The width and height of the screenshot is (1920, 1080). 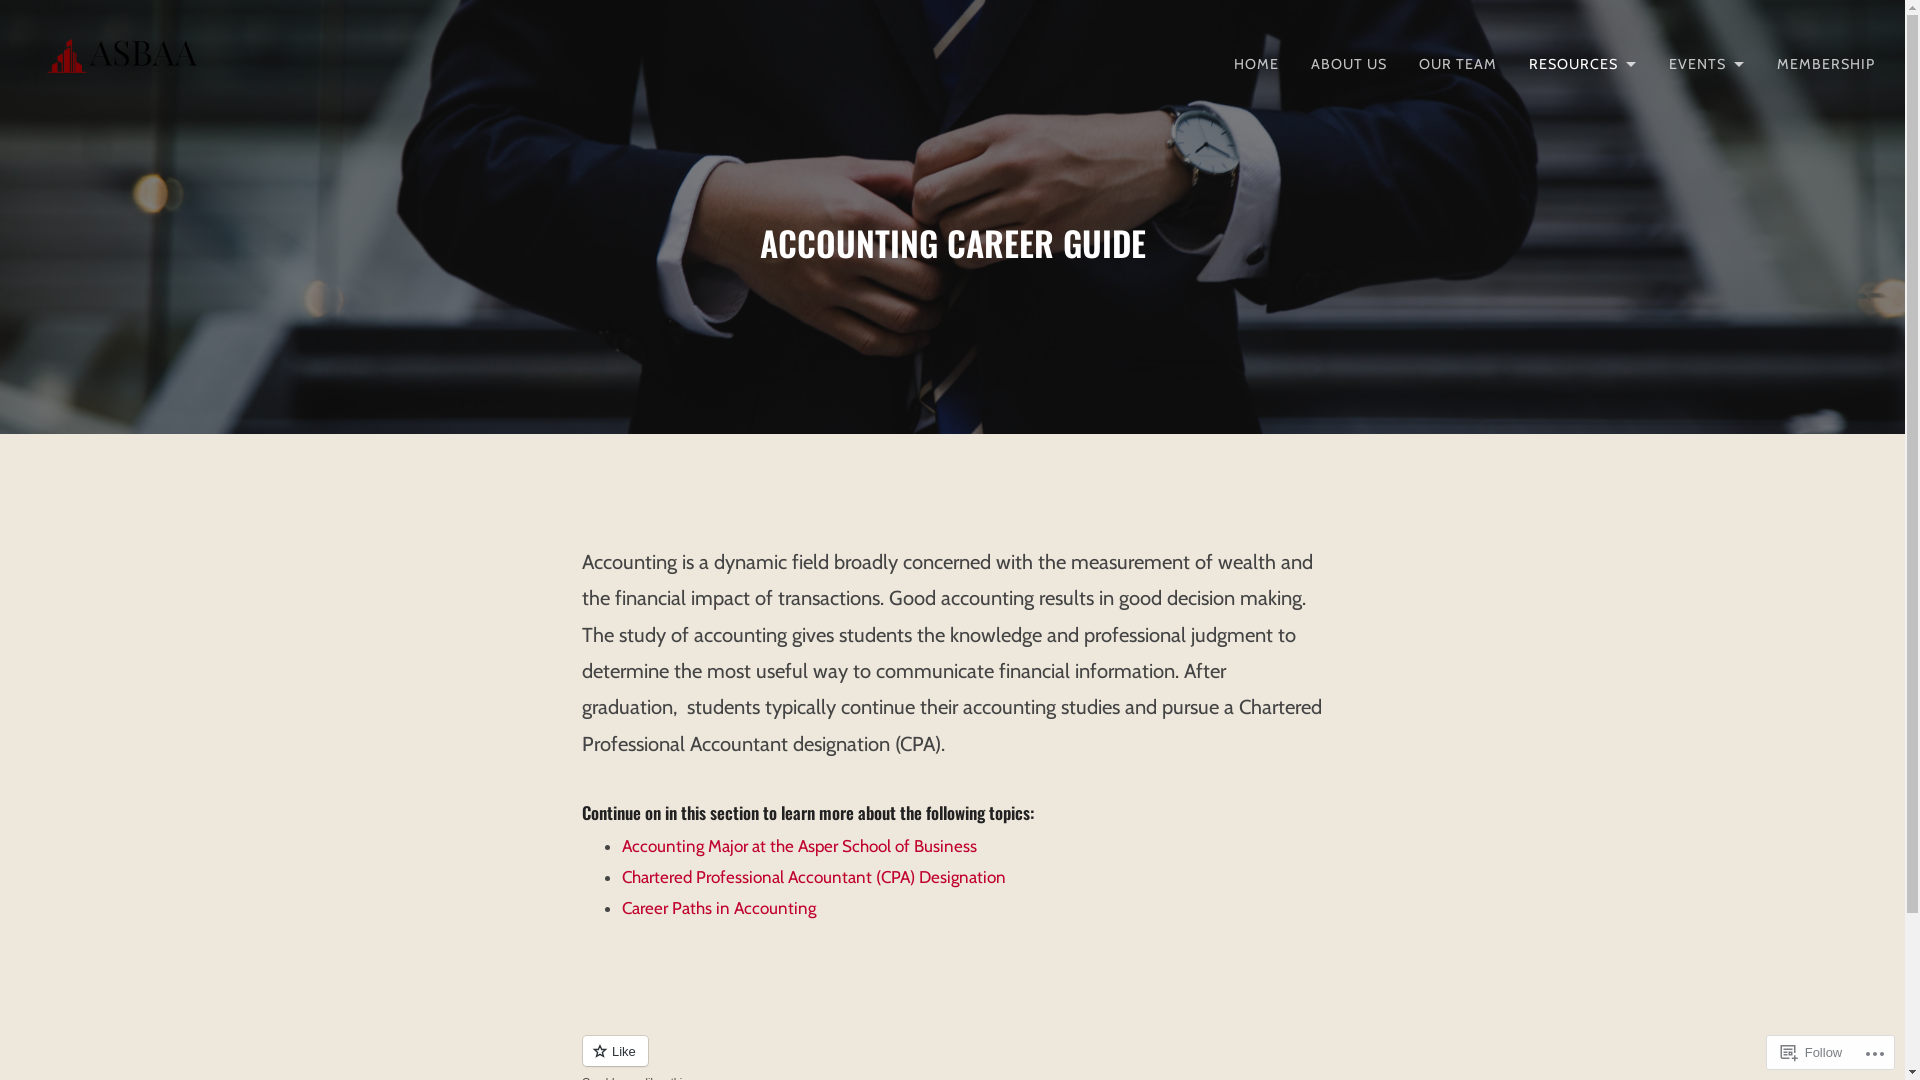 I want to click on 'ABOUT US', so click(x=1295, y=63).